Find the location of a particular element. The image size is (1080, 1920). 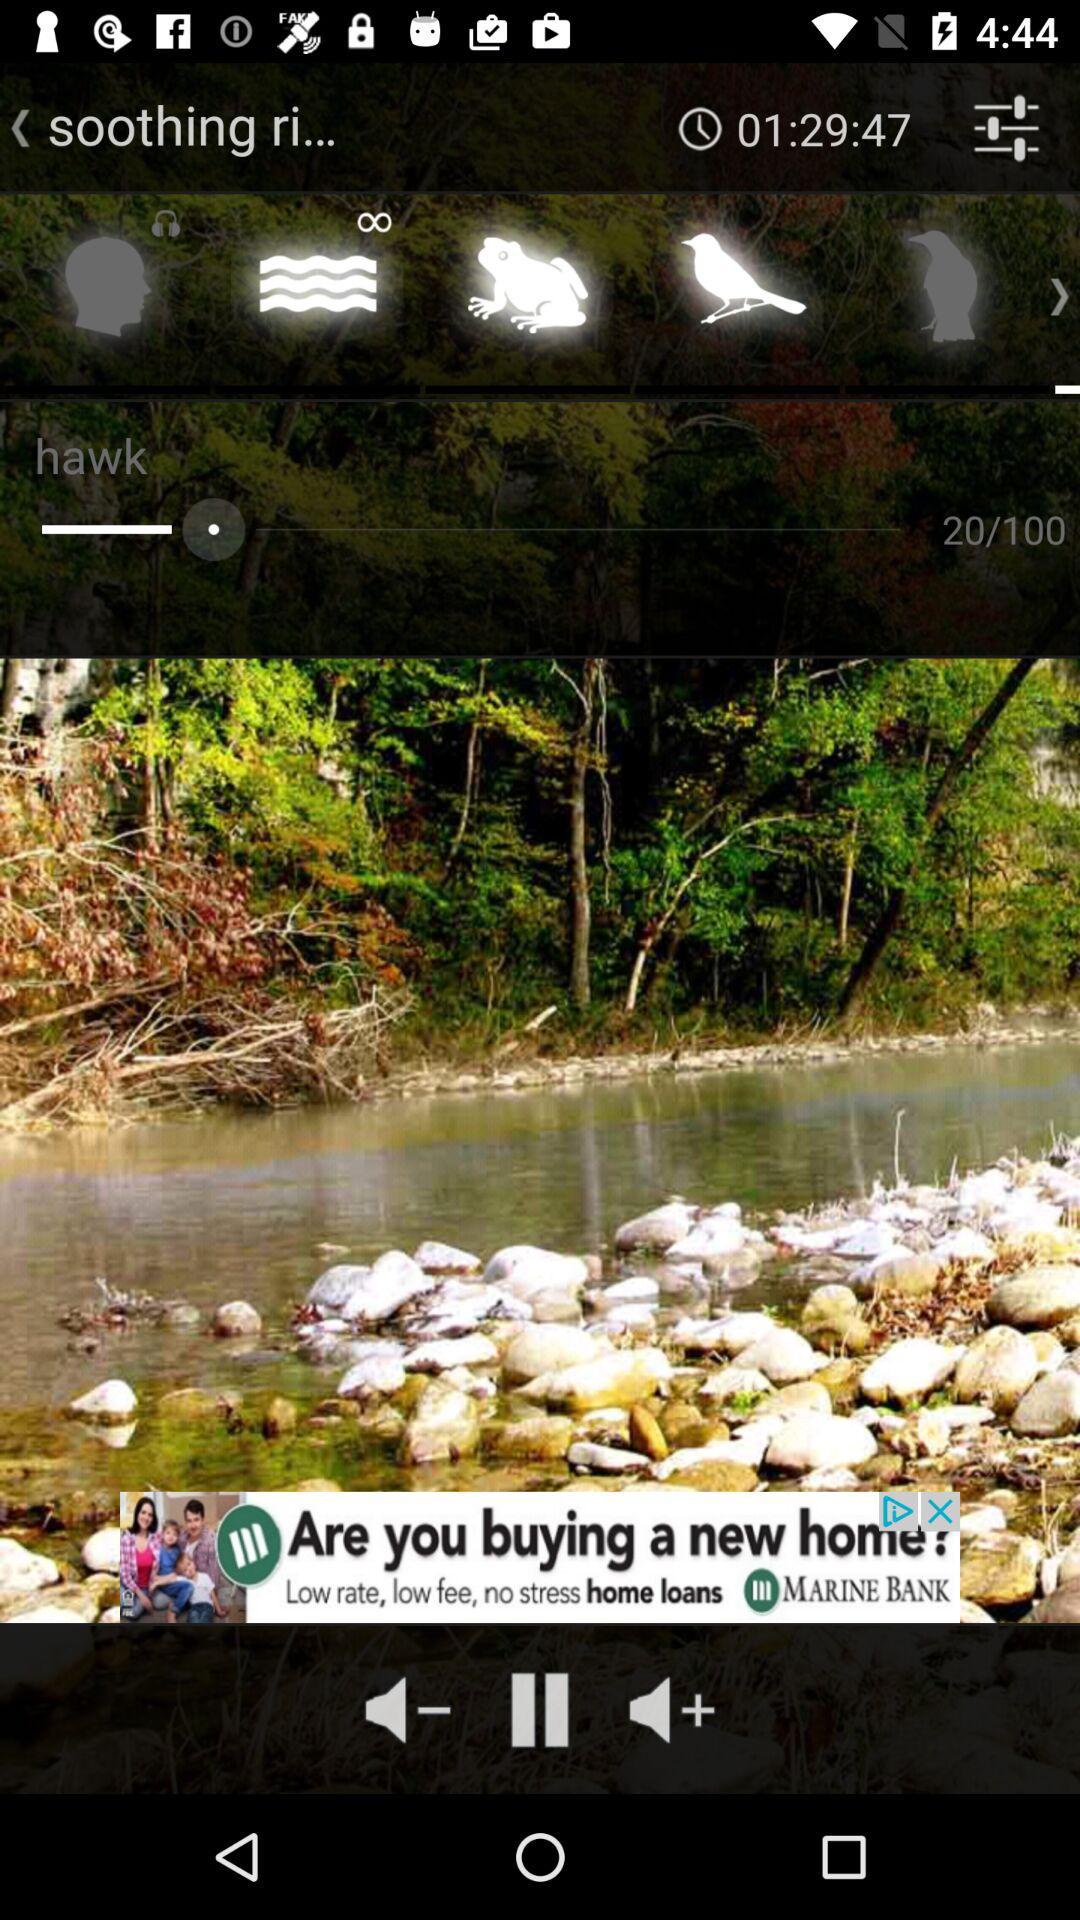

the arrow_backward icon is located at coordinates (20, 127).